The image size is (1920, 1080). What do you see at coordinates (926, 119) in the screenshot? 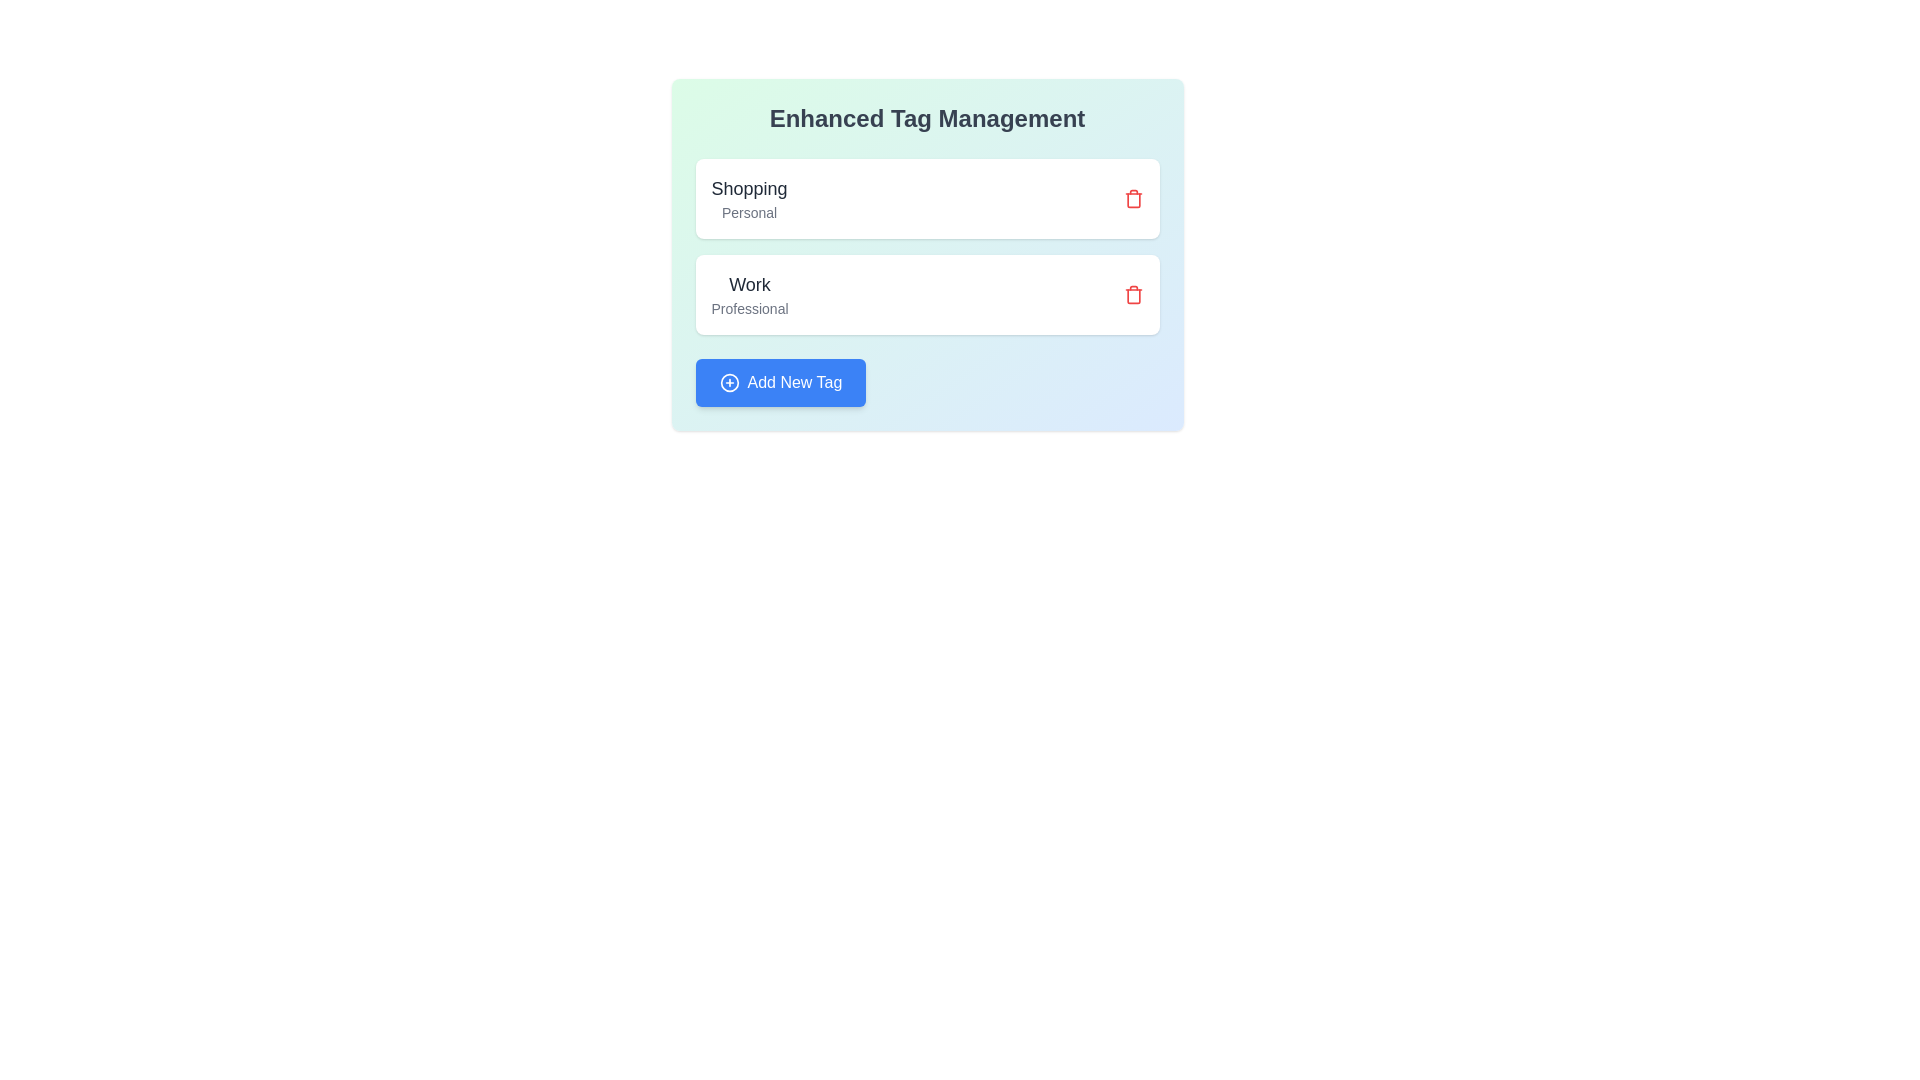
I see `the text heading 'Enhanced Tag Management', which is styled with bold and extra-large font in dark gray, located at the center-top of a card-like layout` at bounding box center [926, 119].